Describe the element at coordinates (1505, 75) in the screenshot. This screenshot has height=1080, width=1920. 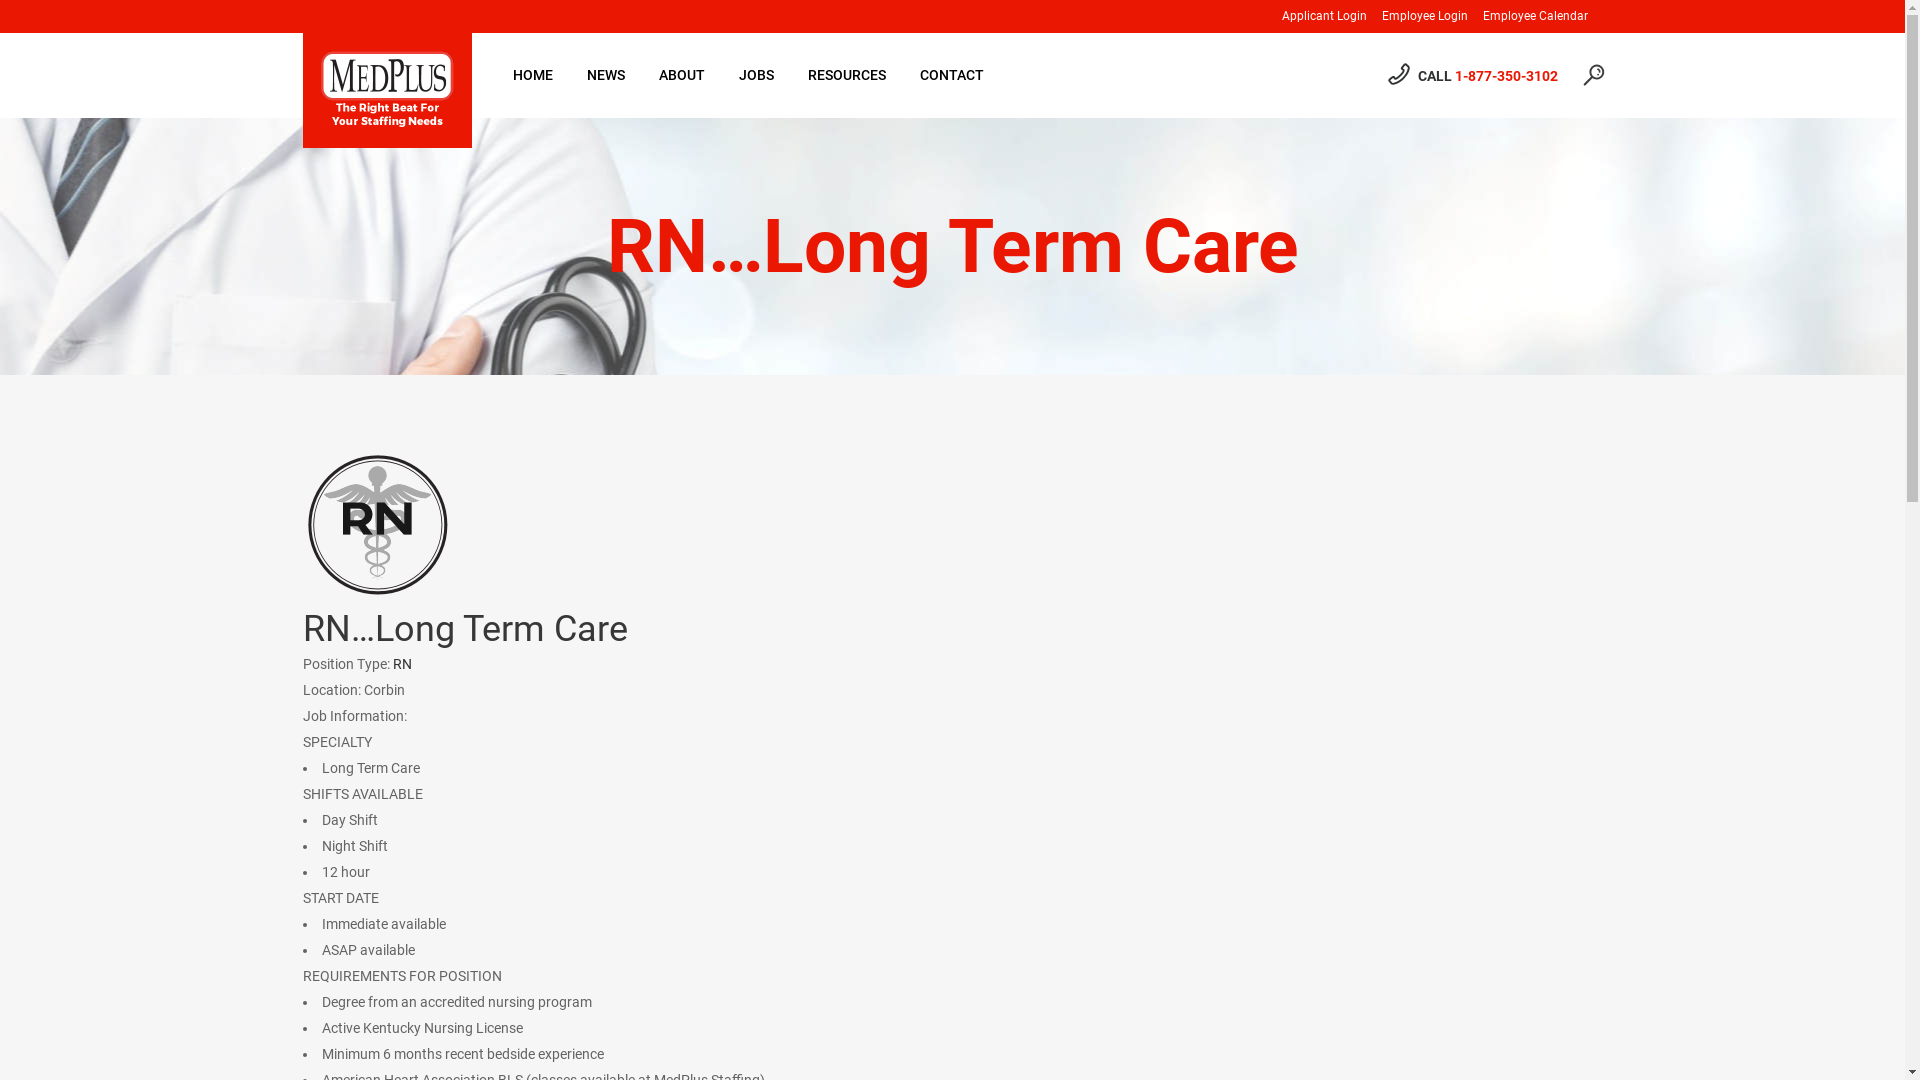
I see `'1-877-350-3102'` at that location.